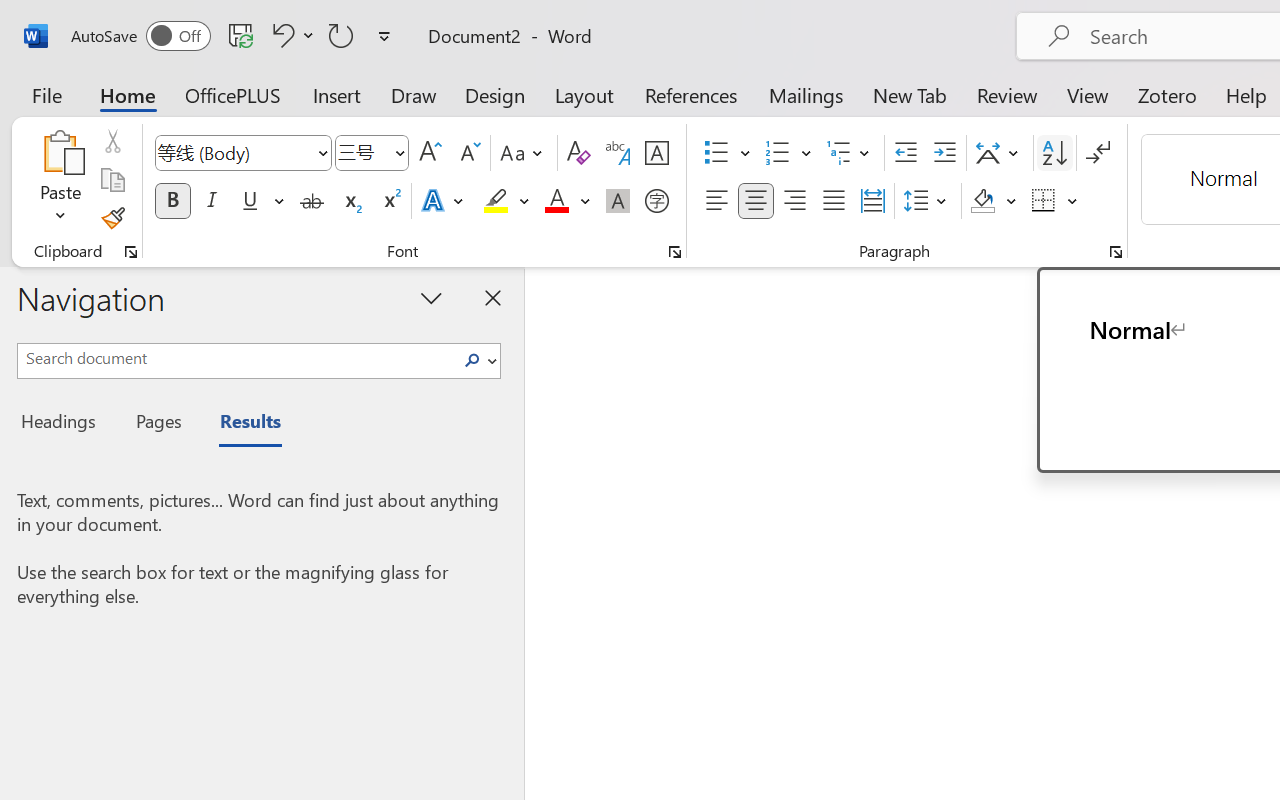 Image resolution: width=1280 pixels, height=800 pixels. I want to click on 'Line and Paragraph Spacing', so click(927, 201).